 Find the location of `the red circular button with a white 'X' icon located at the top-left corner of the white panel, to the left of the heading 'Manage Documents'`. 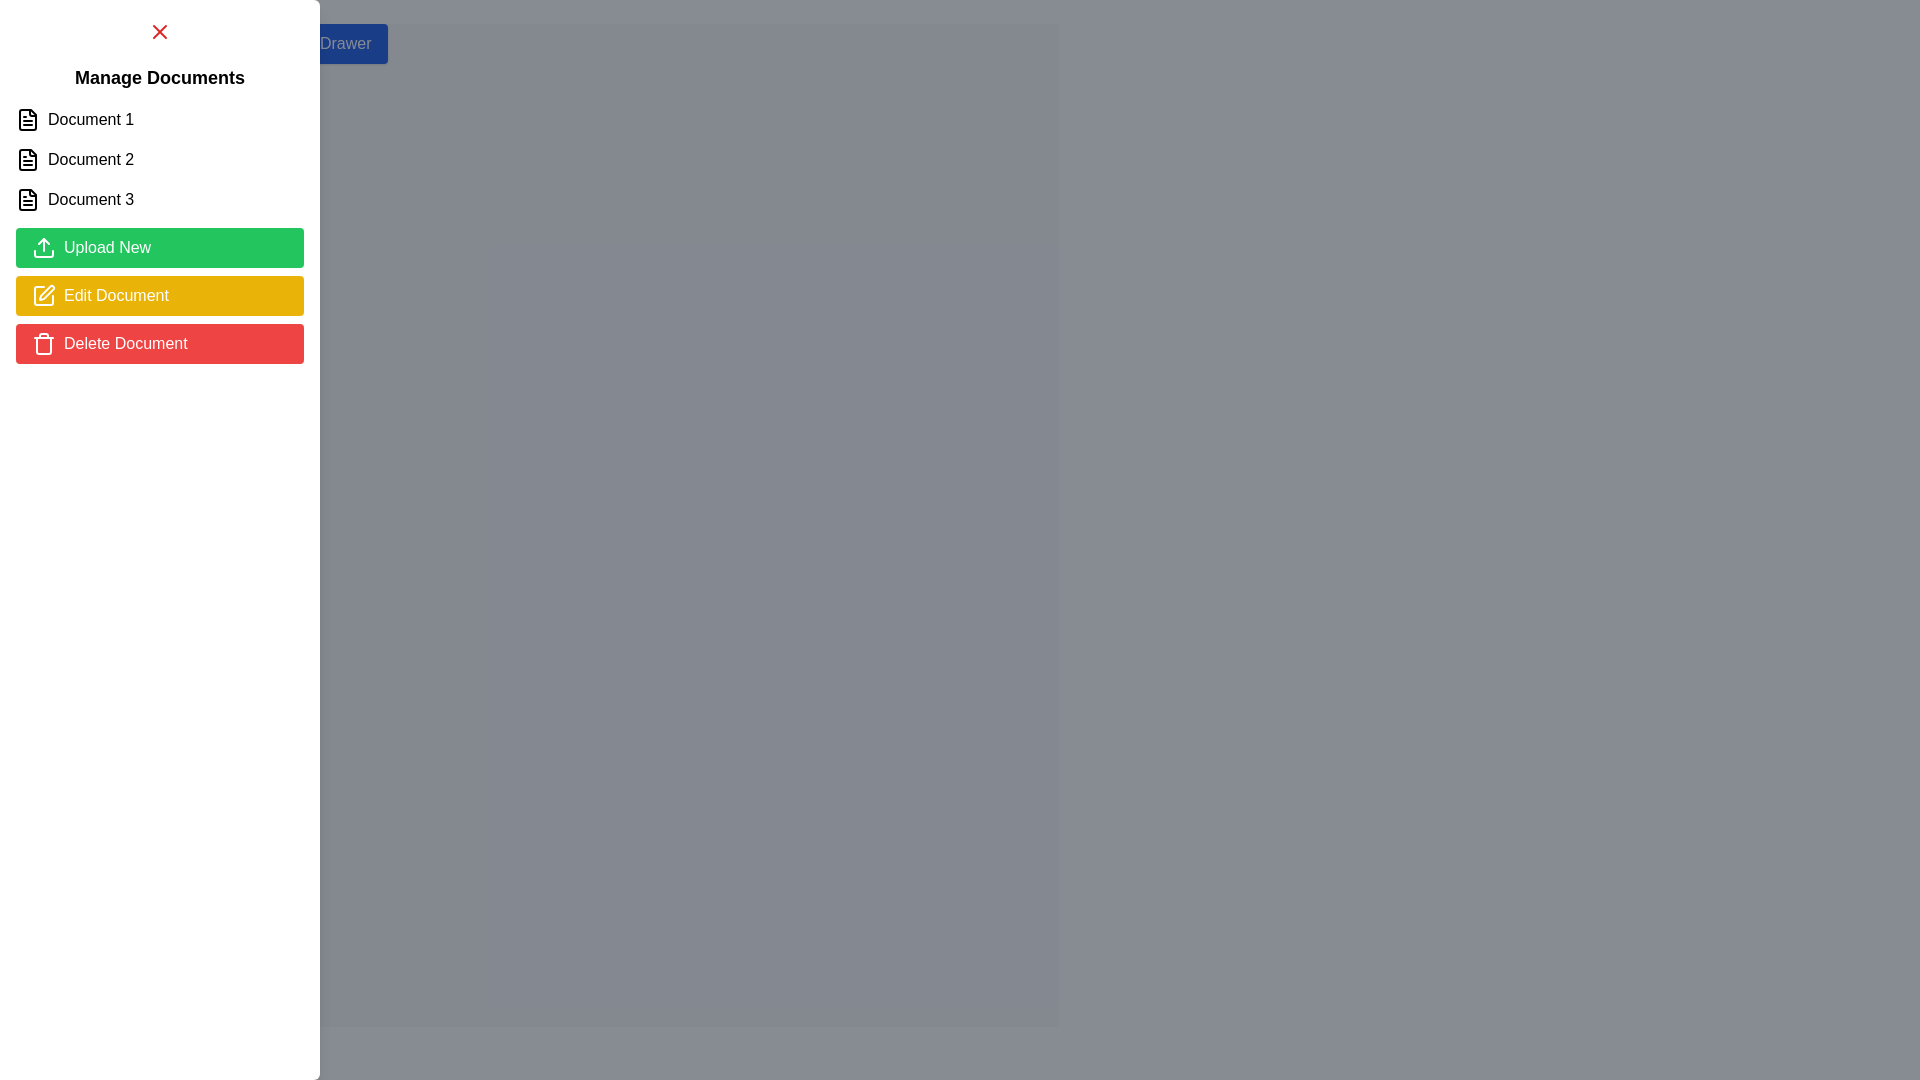

the red circular button with a white 'X' icon located at the top-left corner of the white panel, to the left of the heading 'Manage Documents' is located at coordinates (158, 31).